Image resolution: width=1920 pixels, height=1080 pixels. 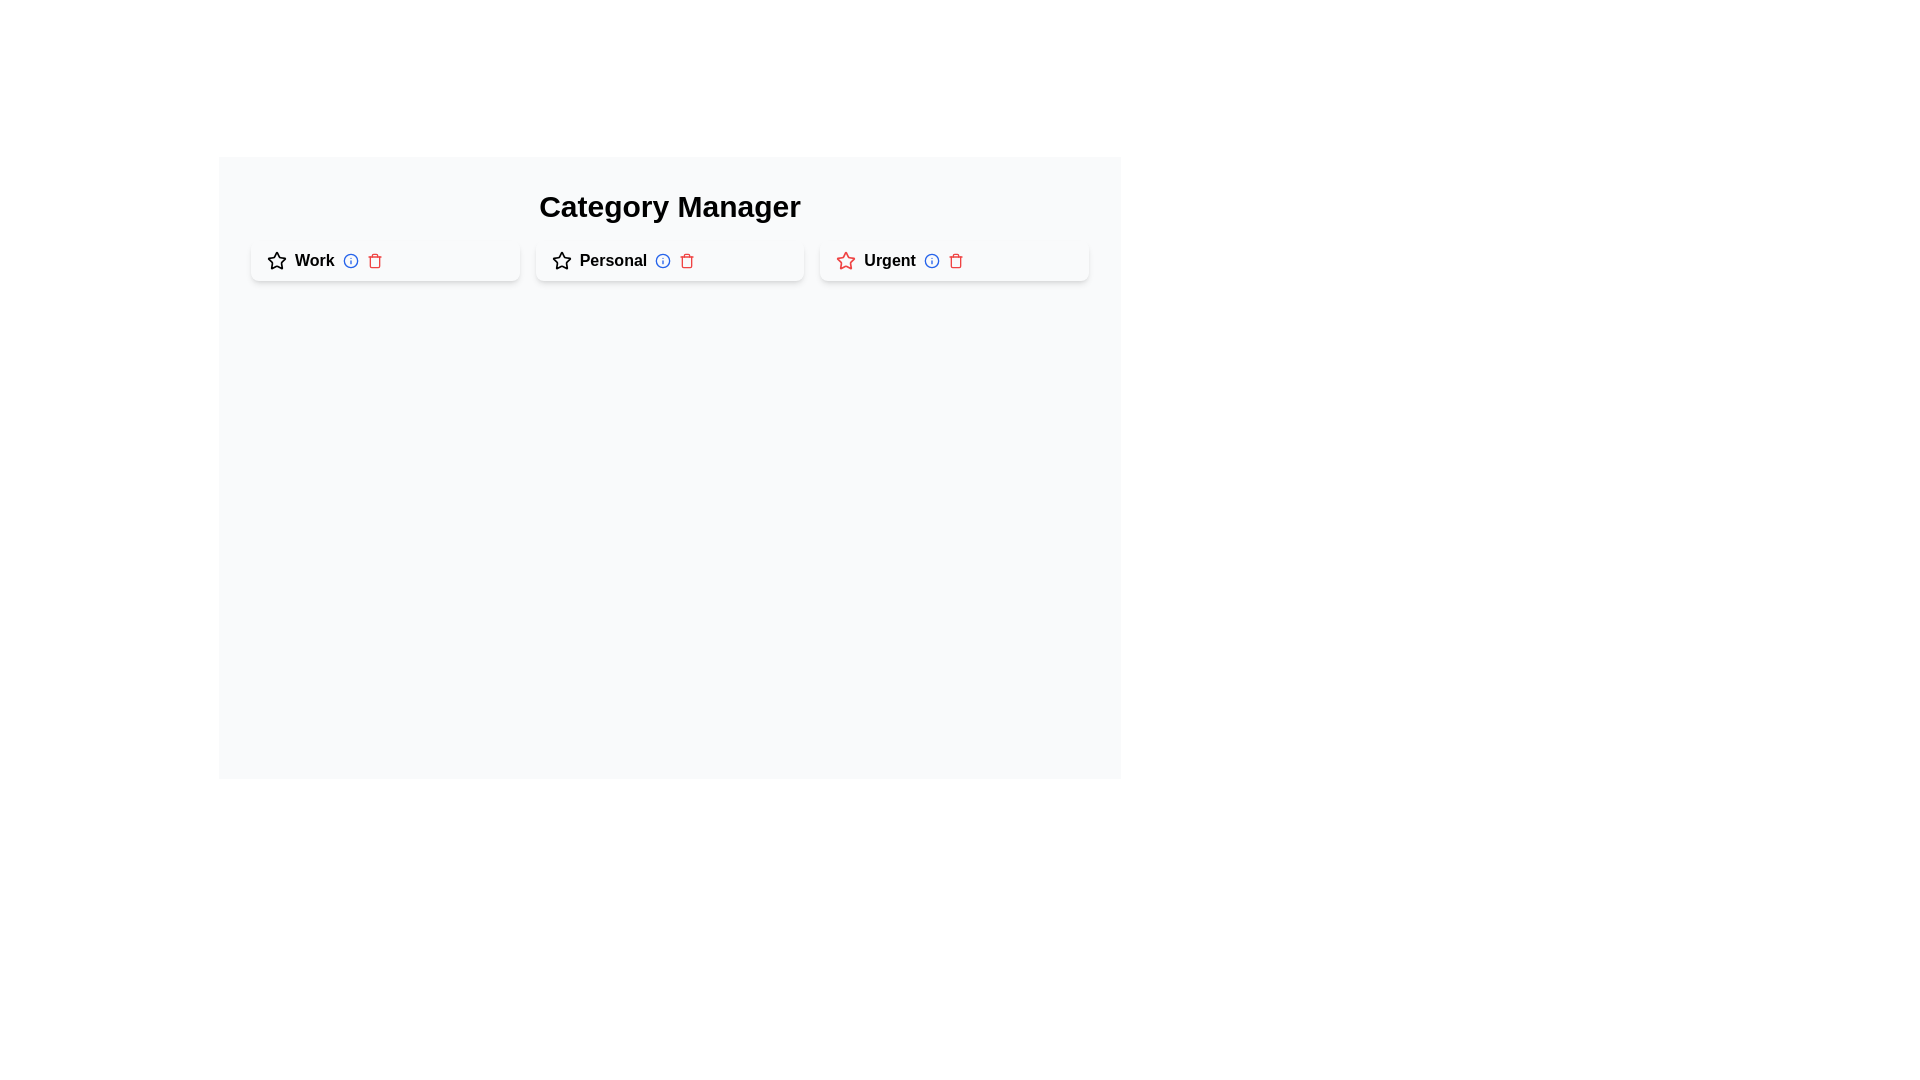 I want to click on the info button for the category Work, so click(x=350, y=260).